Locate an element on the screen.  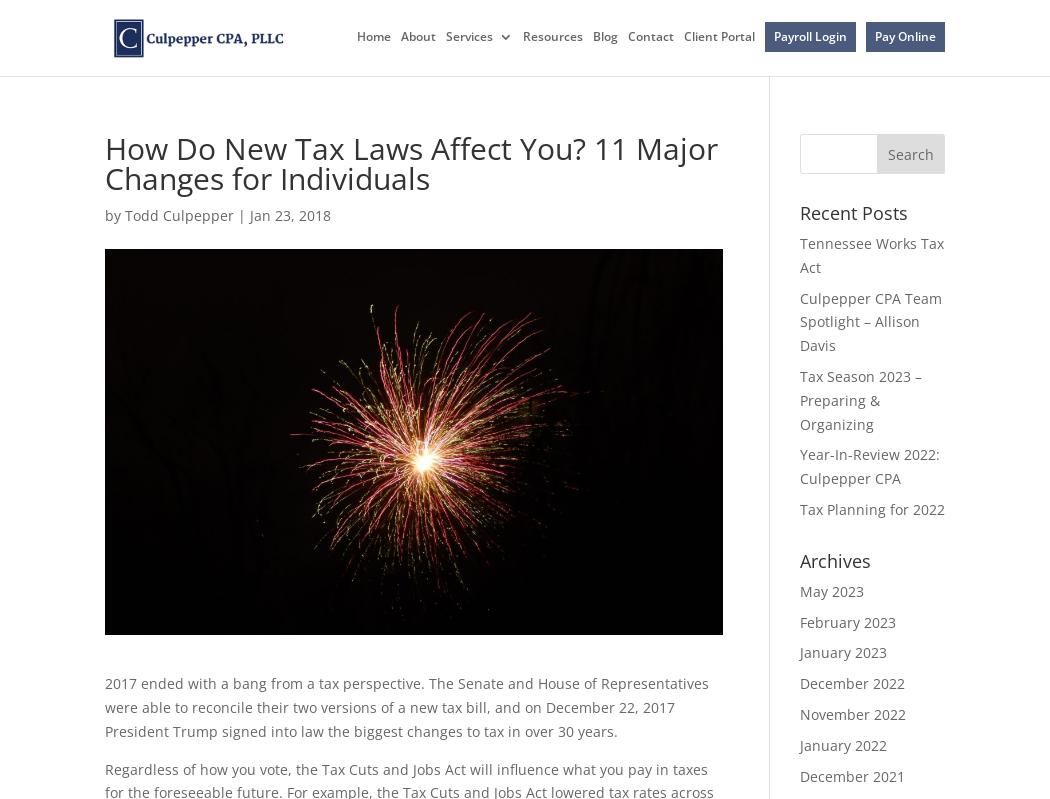
'December 2022' is located at coordinates (798, 683).